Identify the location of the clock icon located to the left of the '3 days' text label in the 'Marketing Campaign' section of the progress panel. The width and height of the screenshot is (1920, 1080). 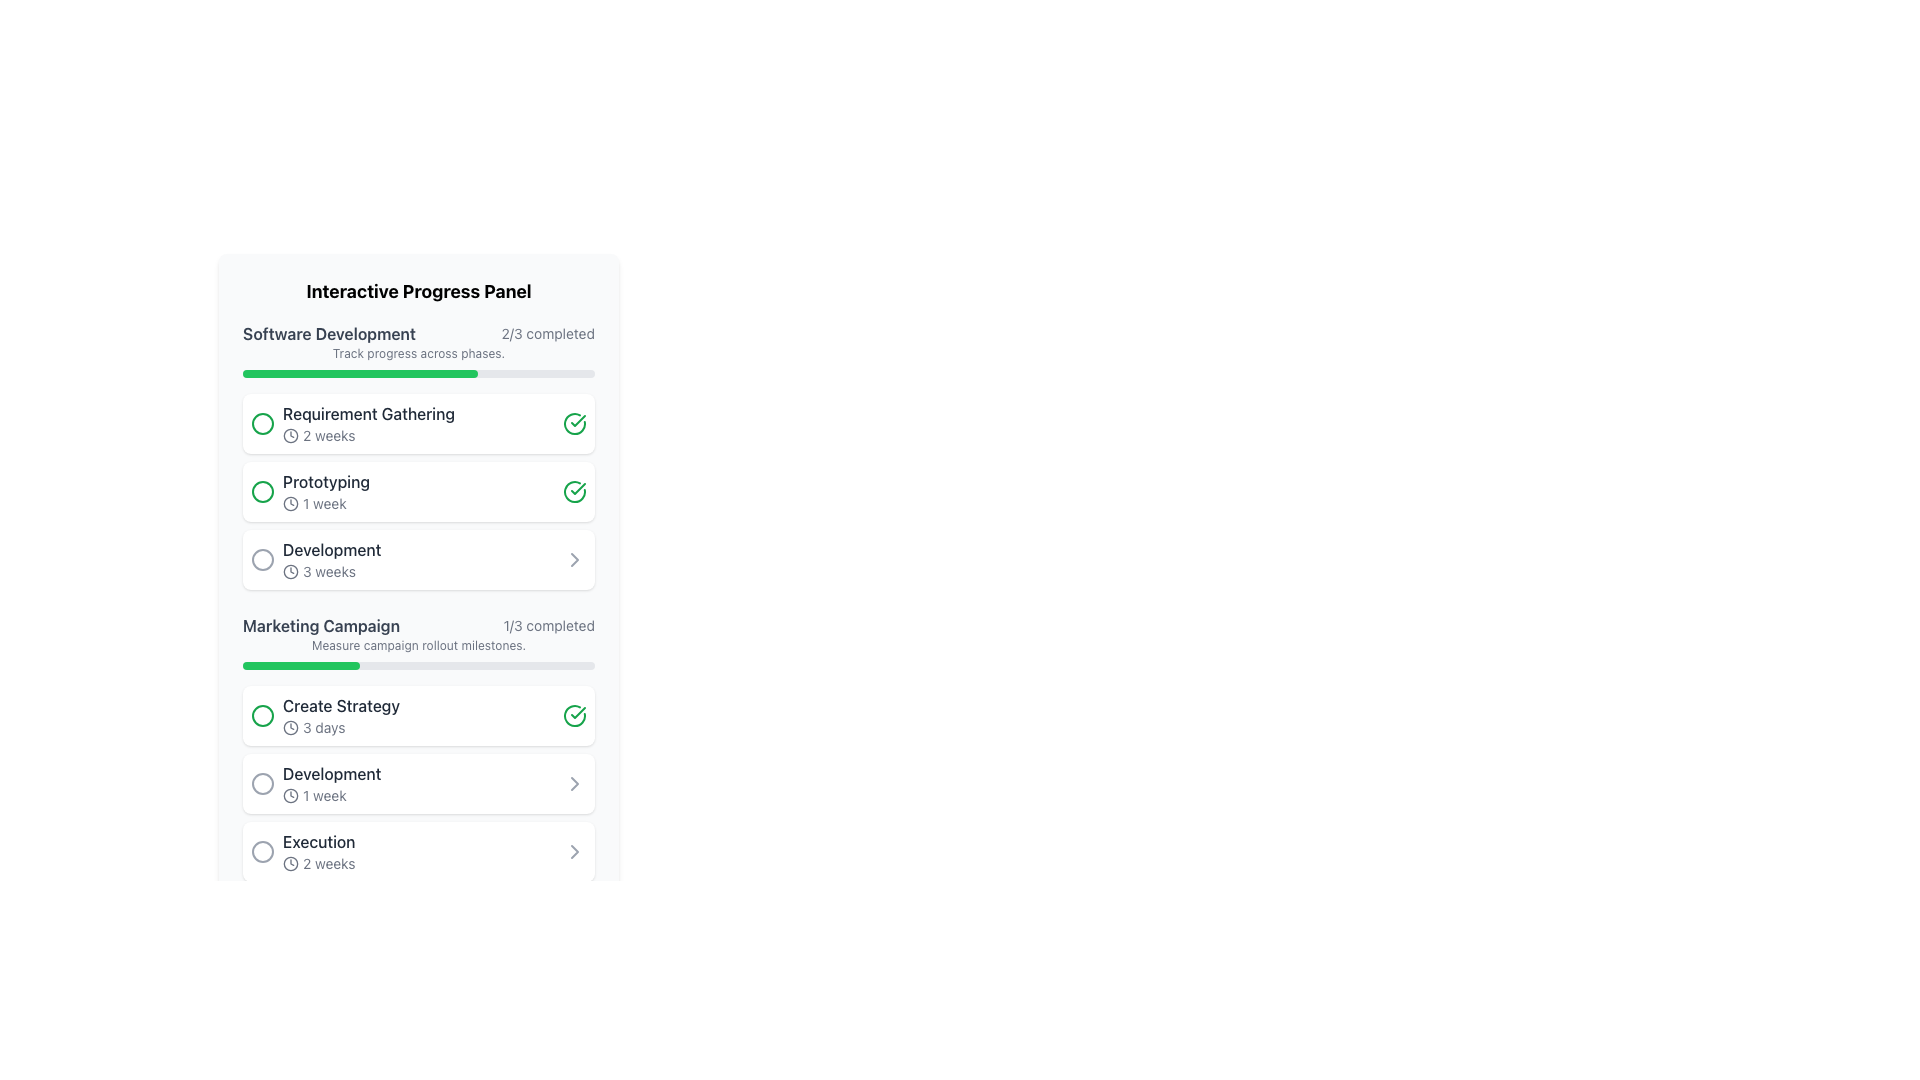
(290, 728).